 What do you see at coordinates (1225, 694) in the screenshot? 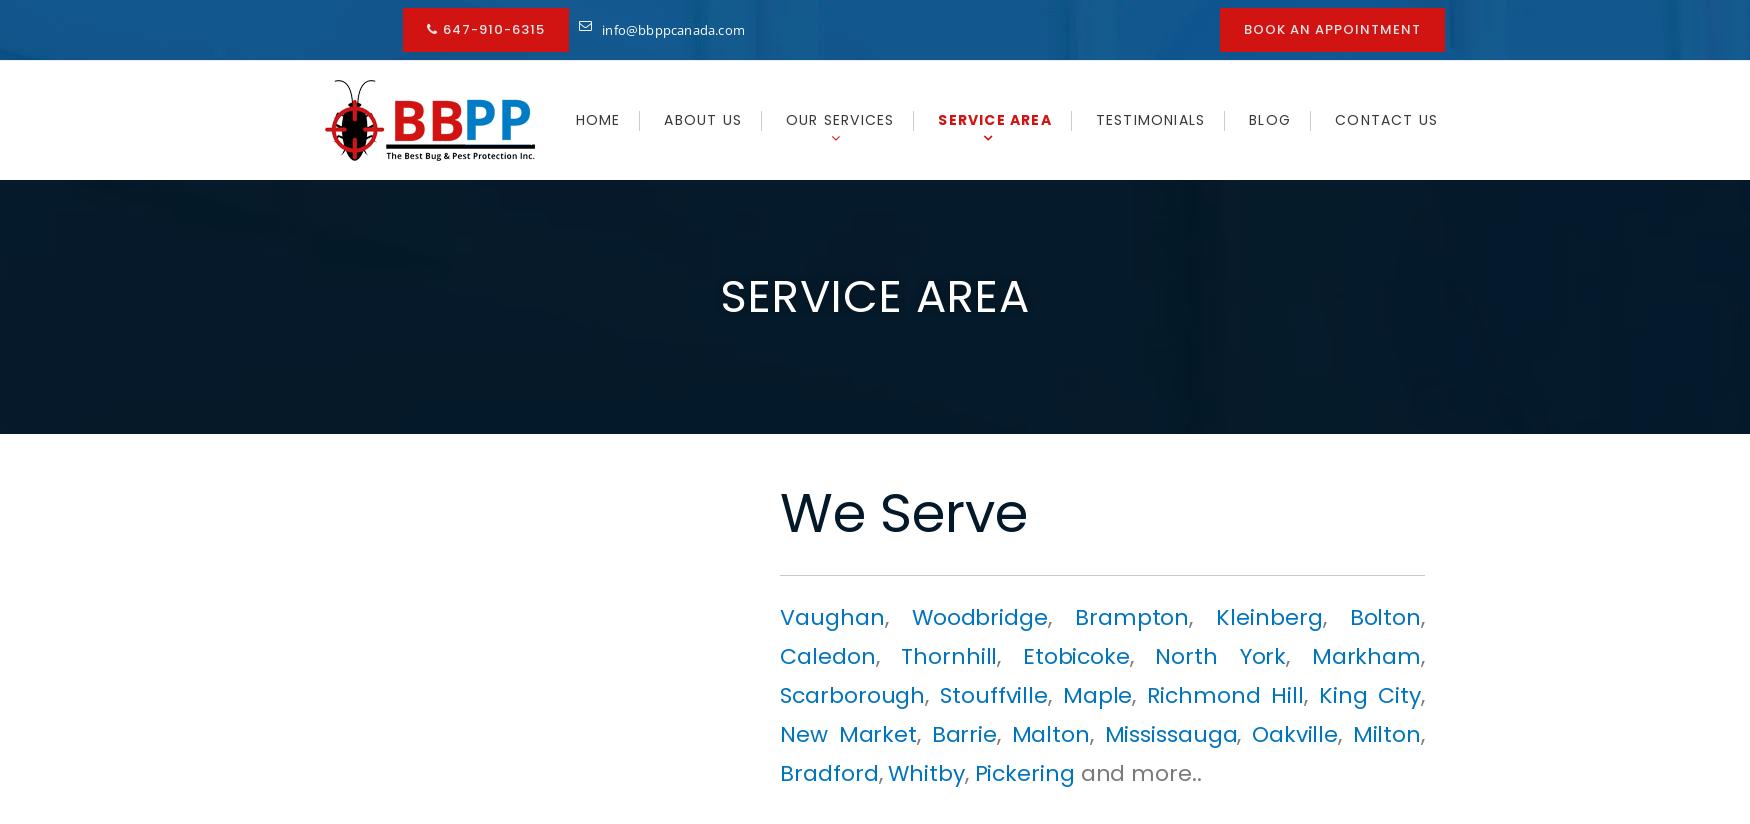
I see `'Richmond Hill'` at bounding box center [1225, 694].